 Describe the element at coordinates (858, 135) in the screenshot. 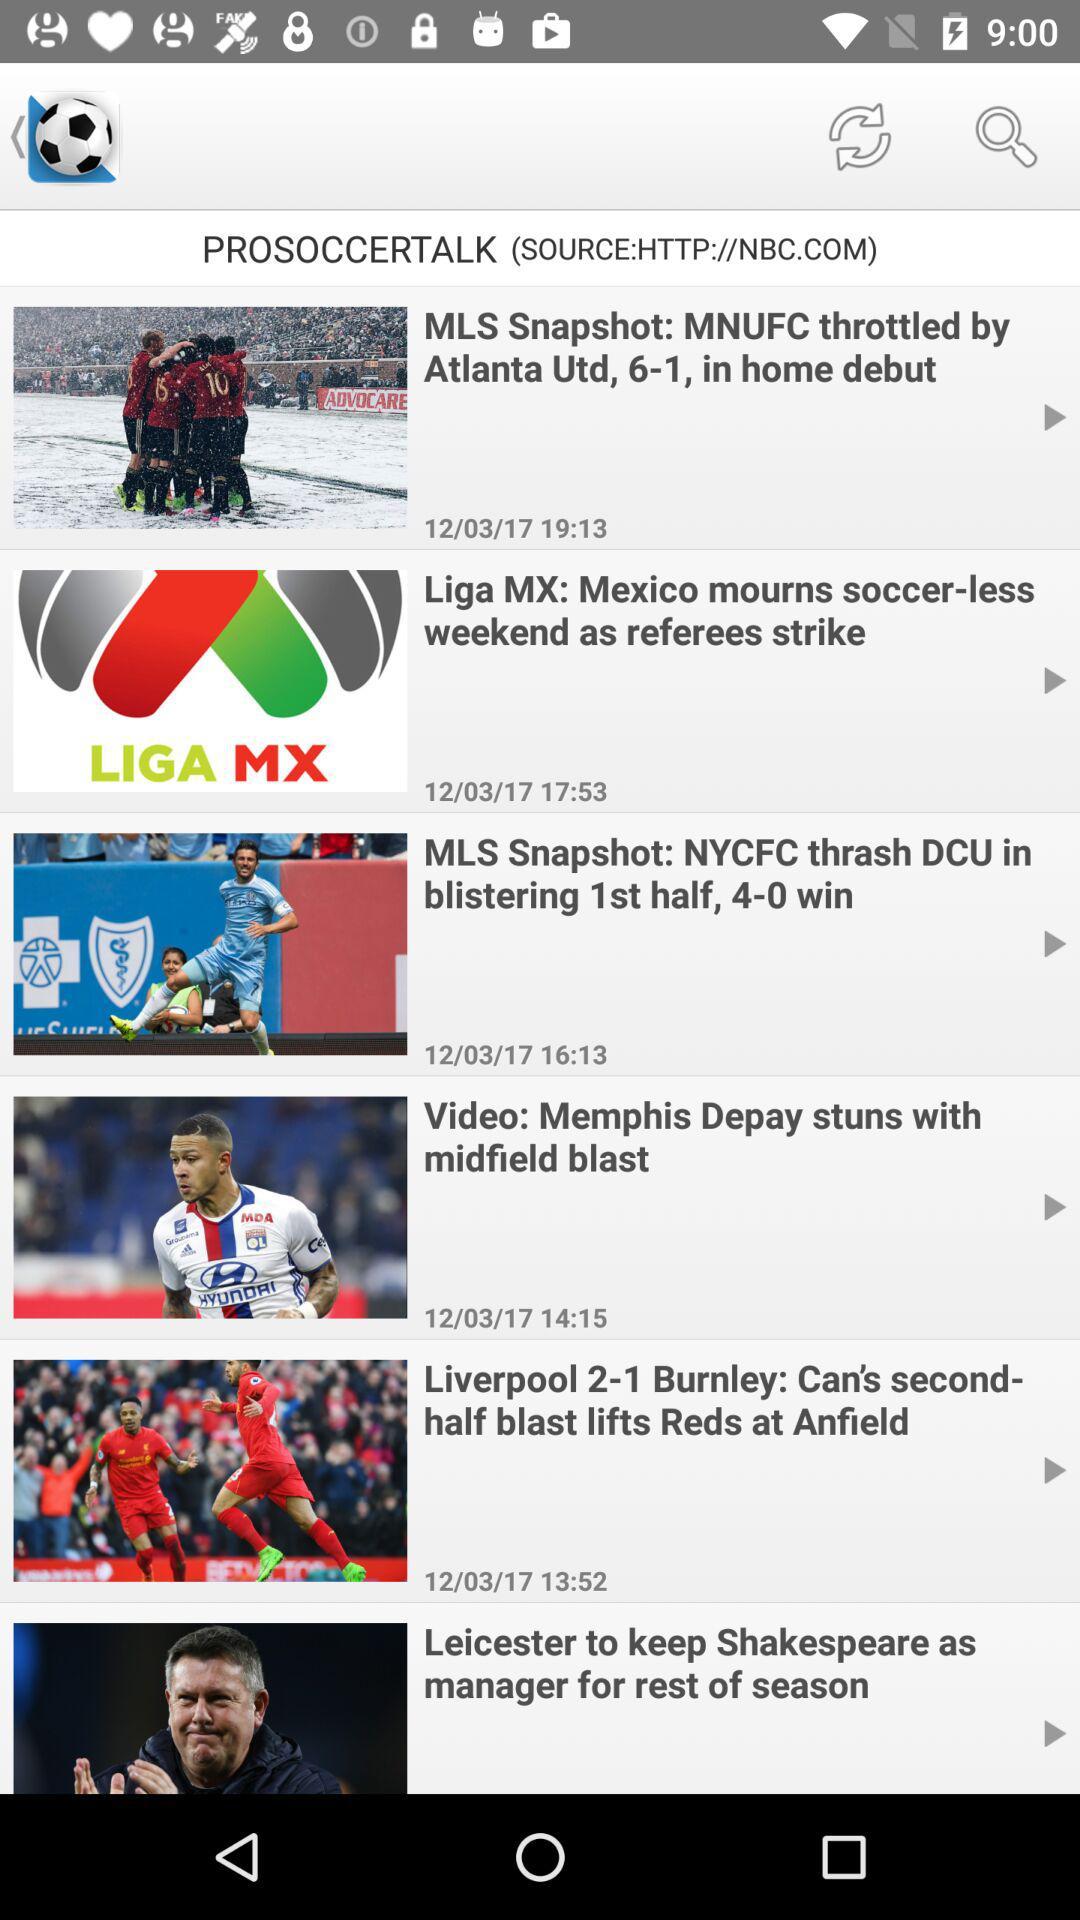

I see `the icon above the source http nbc icon` at that location.